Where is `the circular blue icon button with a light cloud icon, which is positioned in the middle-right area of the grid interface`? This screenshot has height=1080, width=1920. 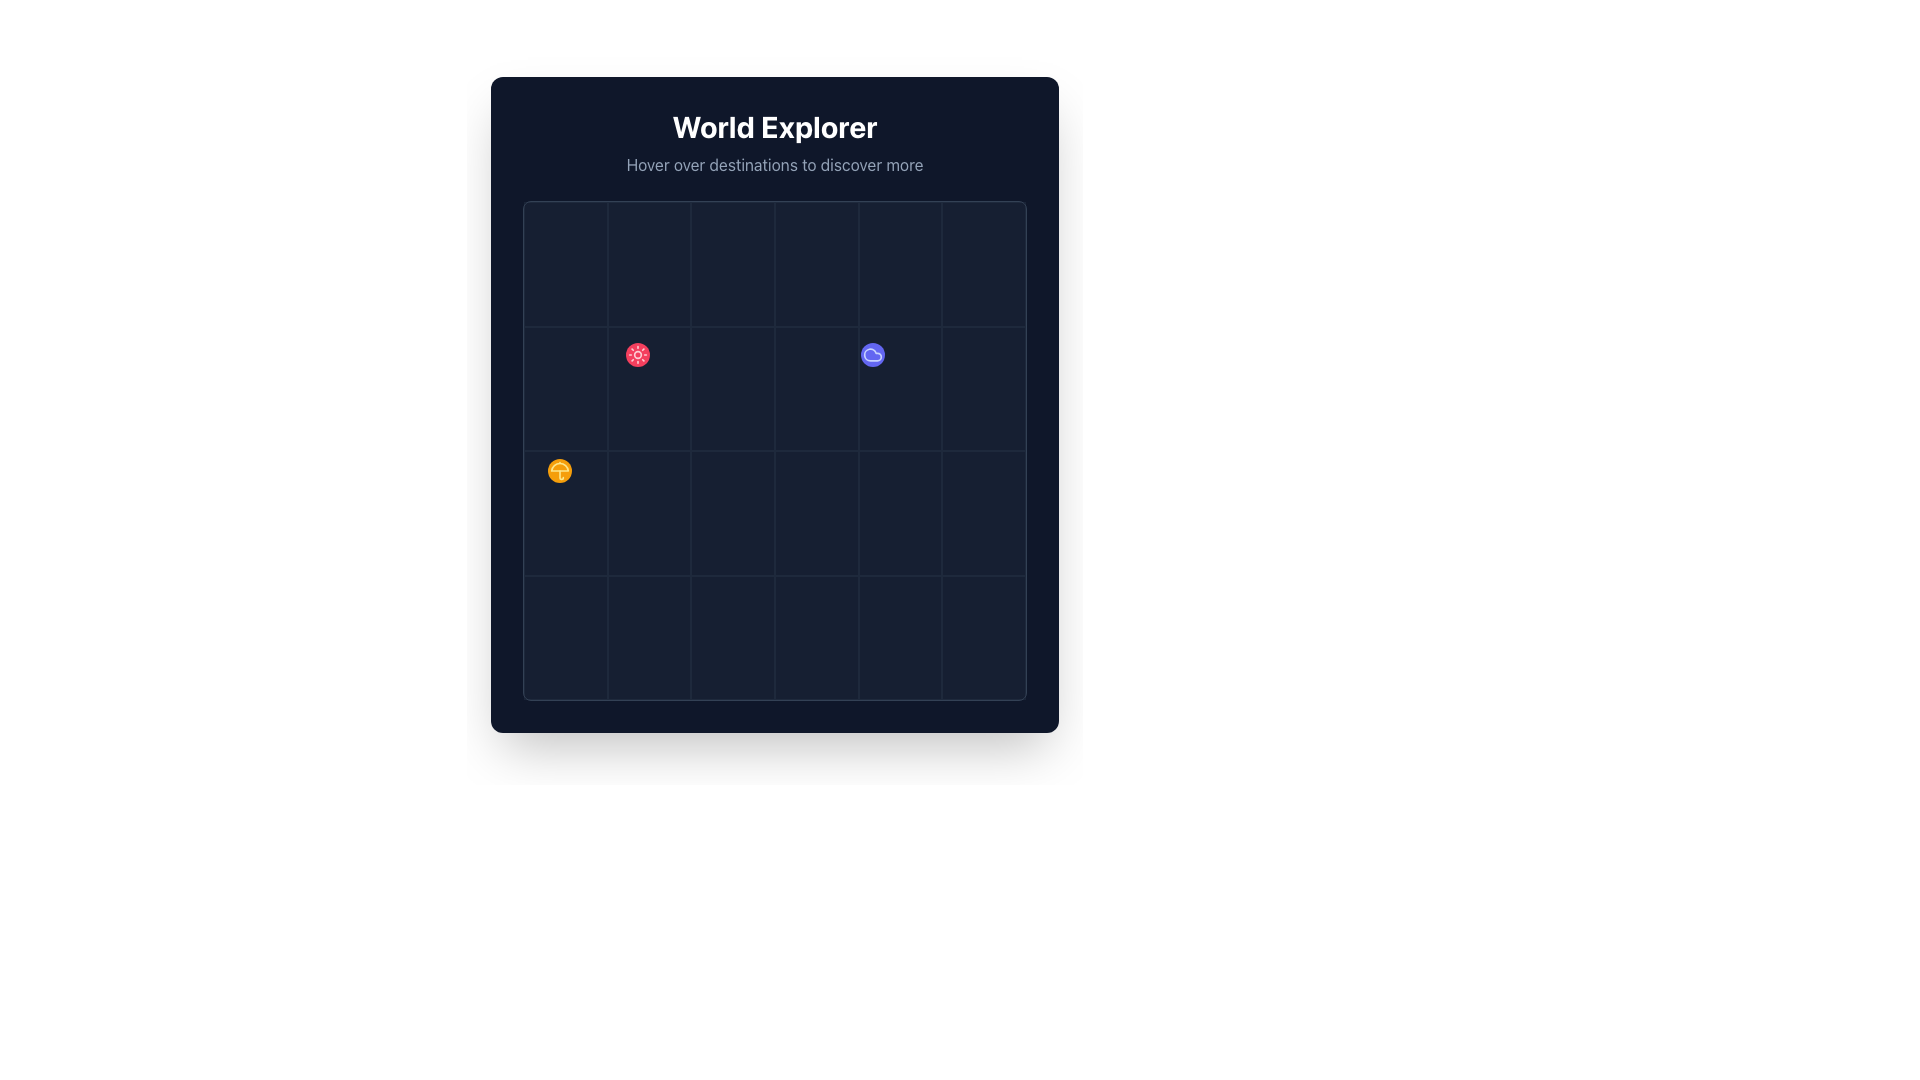 the circular blue icon button with a light cloud icon, which is positioned in the middle-right area of the grid interface is located at coordinates (873, 353).